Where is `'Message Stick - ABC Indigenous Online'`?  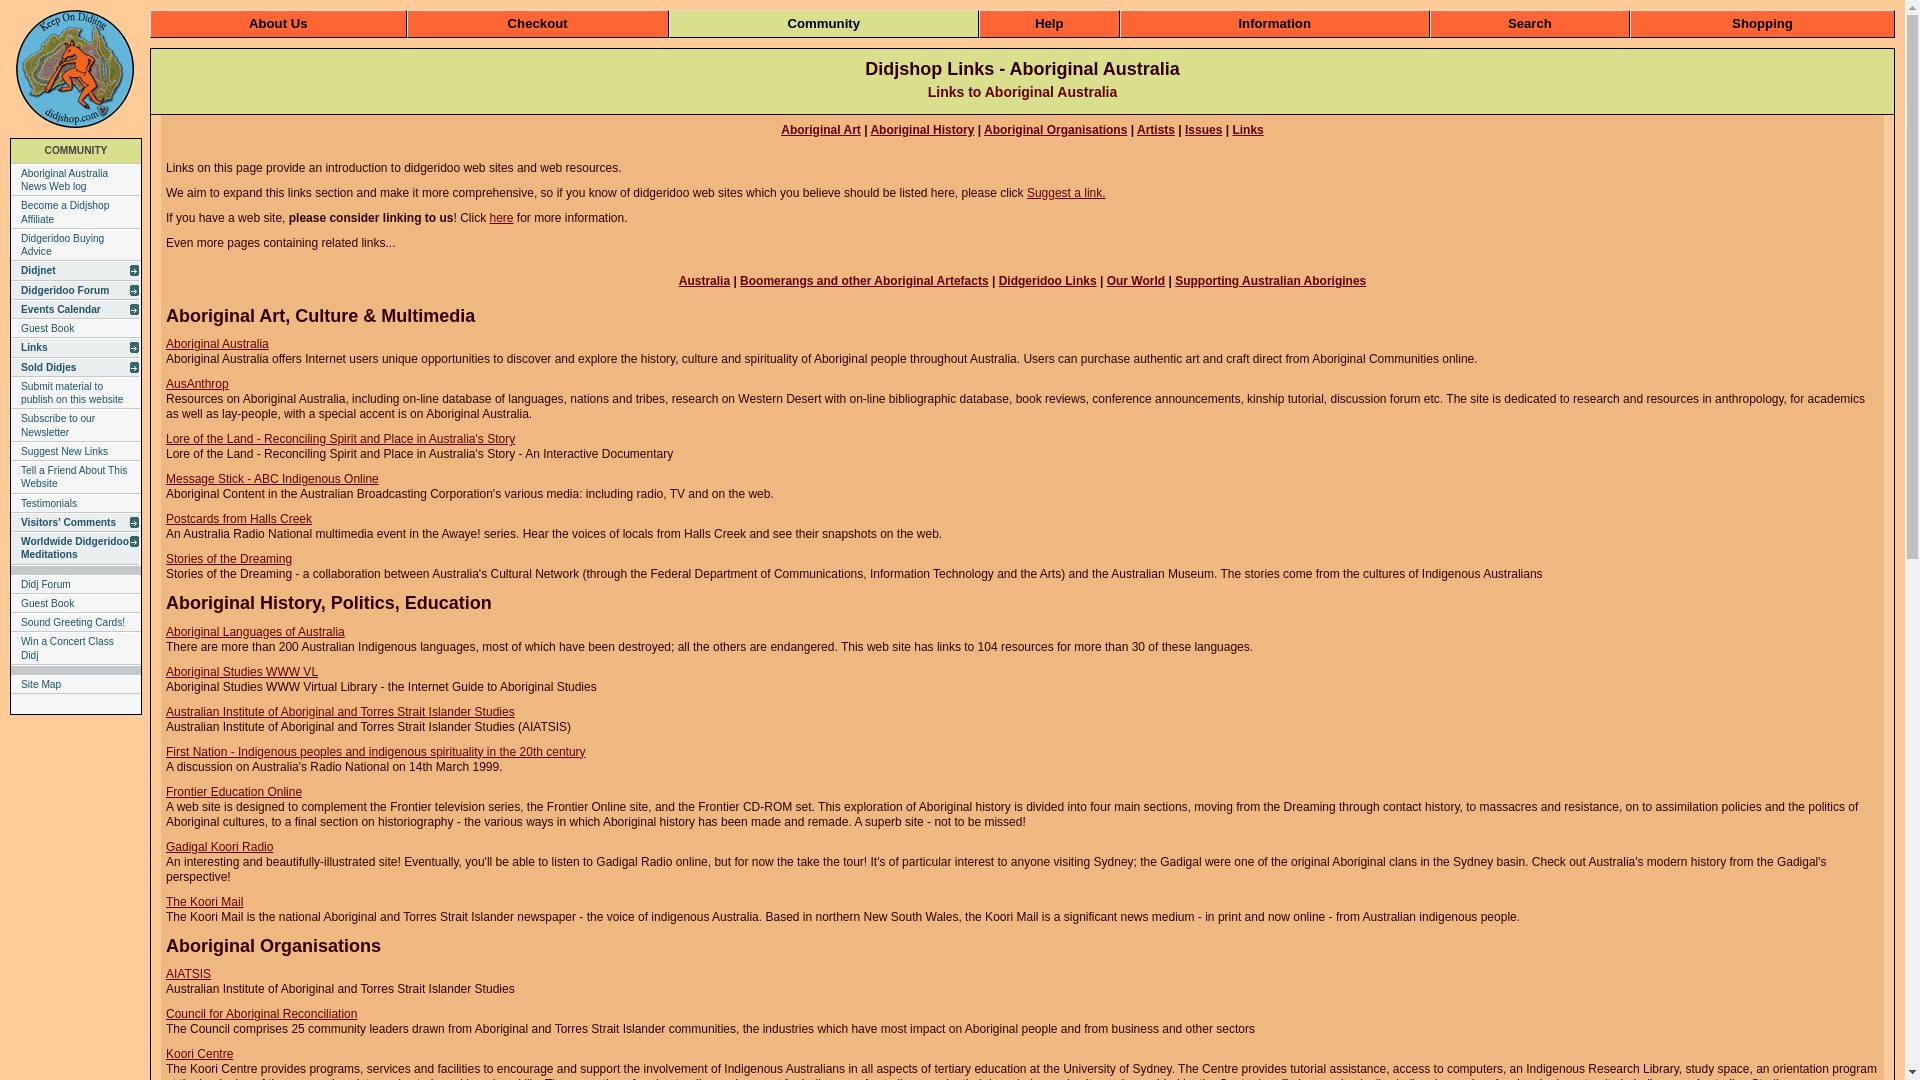 'Message Stick - ABC Indigenous Online' is located at coordinates (271, 478).